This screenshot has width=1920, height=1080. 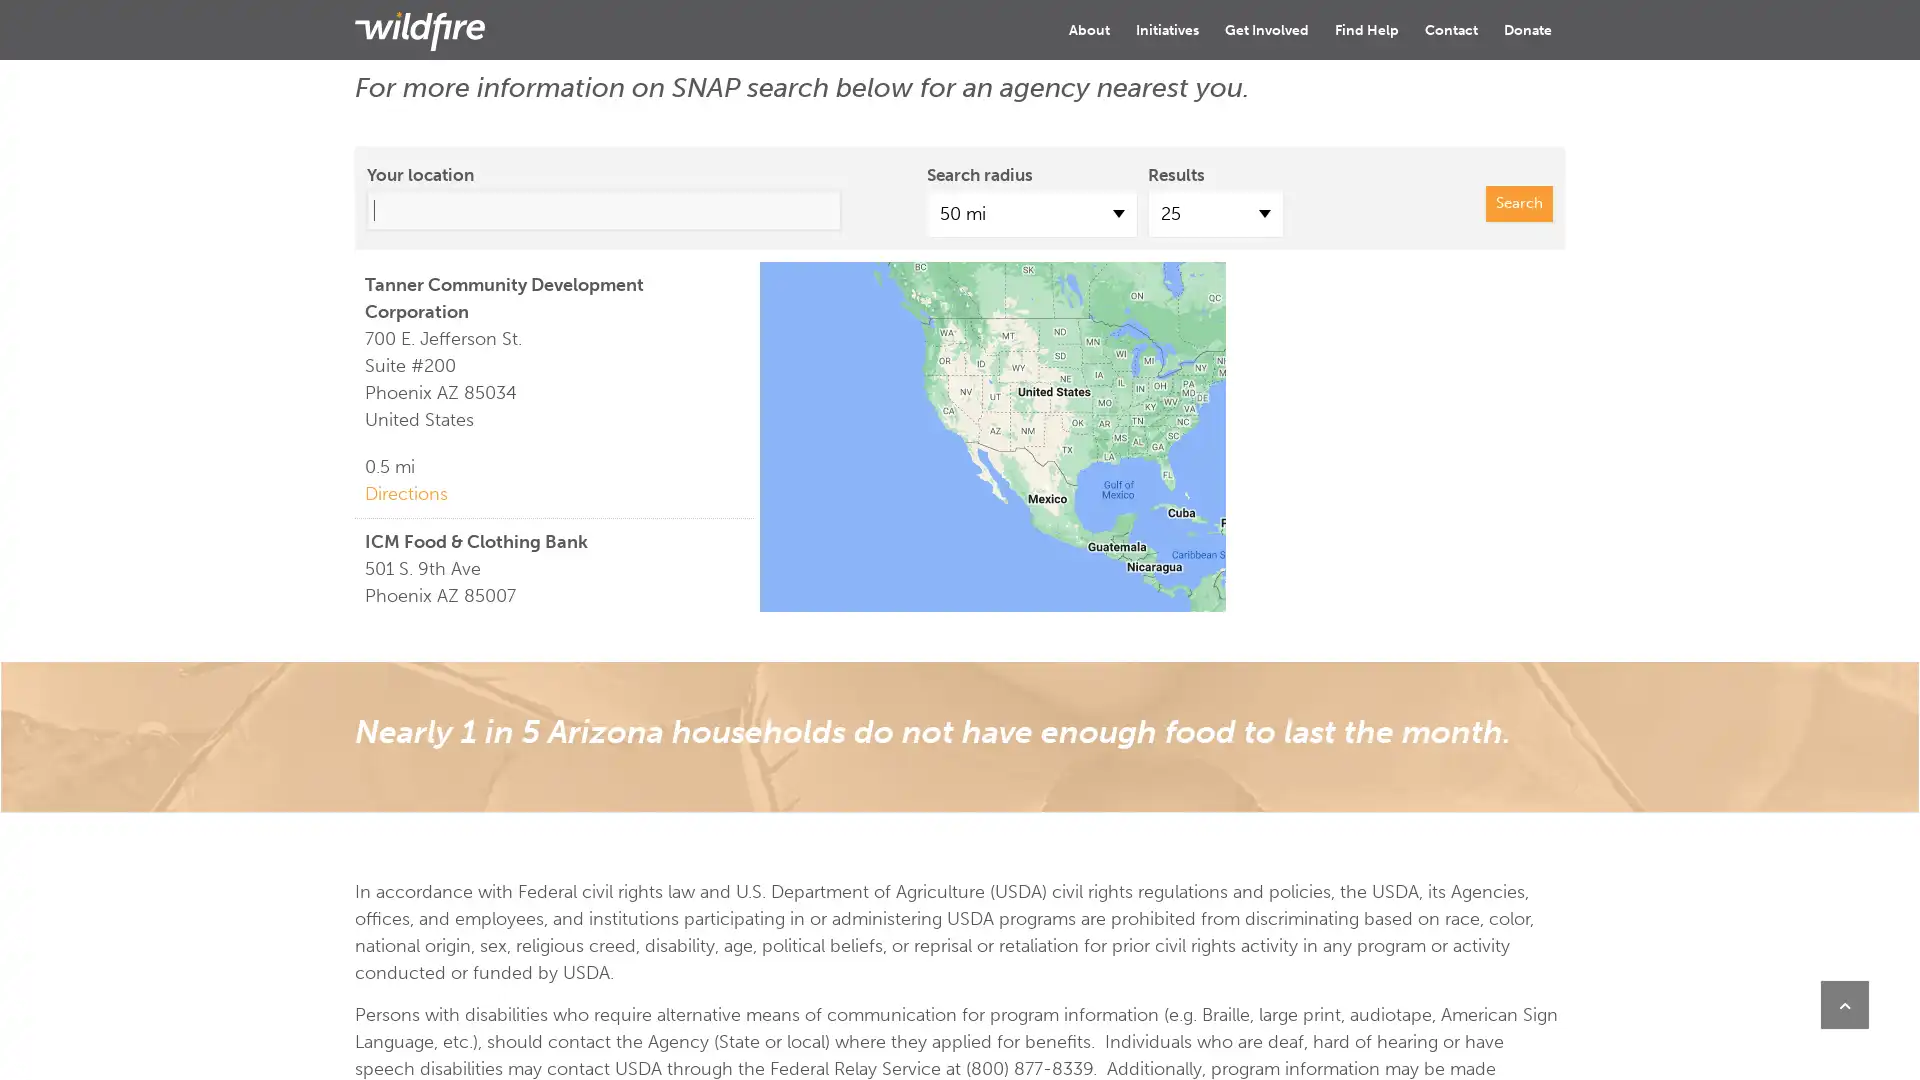 I want to click on TCDC at Grand Families Place, so click(x=1176, y=466).